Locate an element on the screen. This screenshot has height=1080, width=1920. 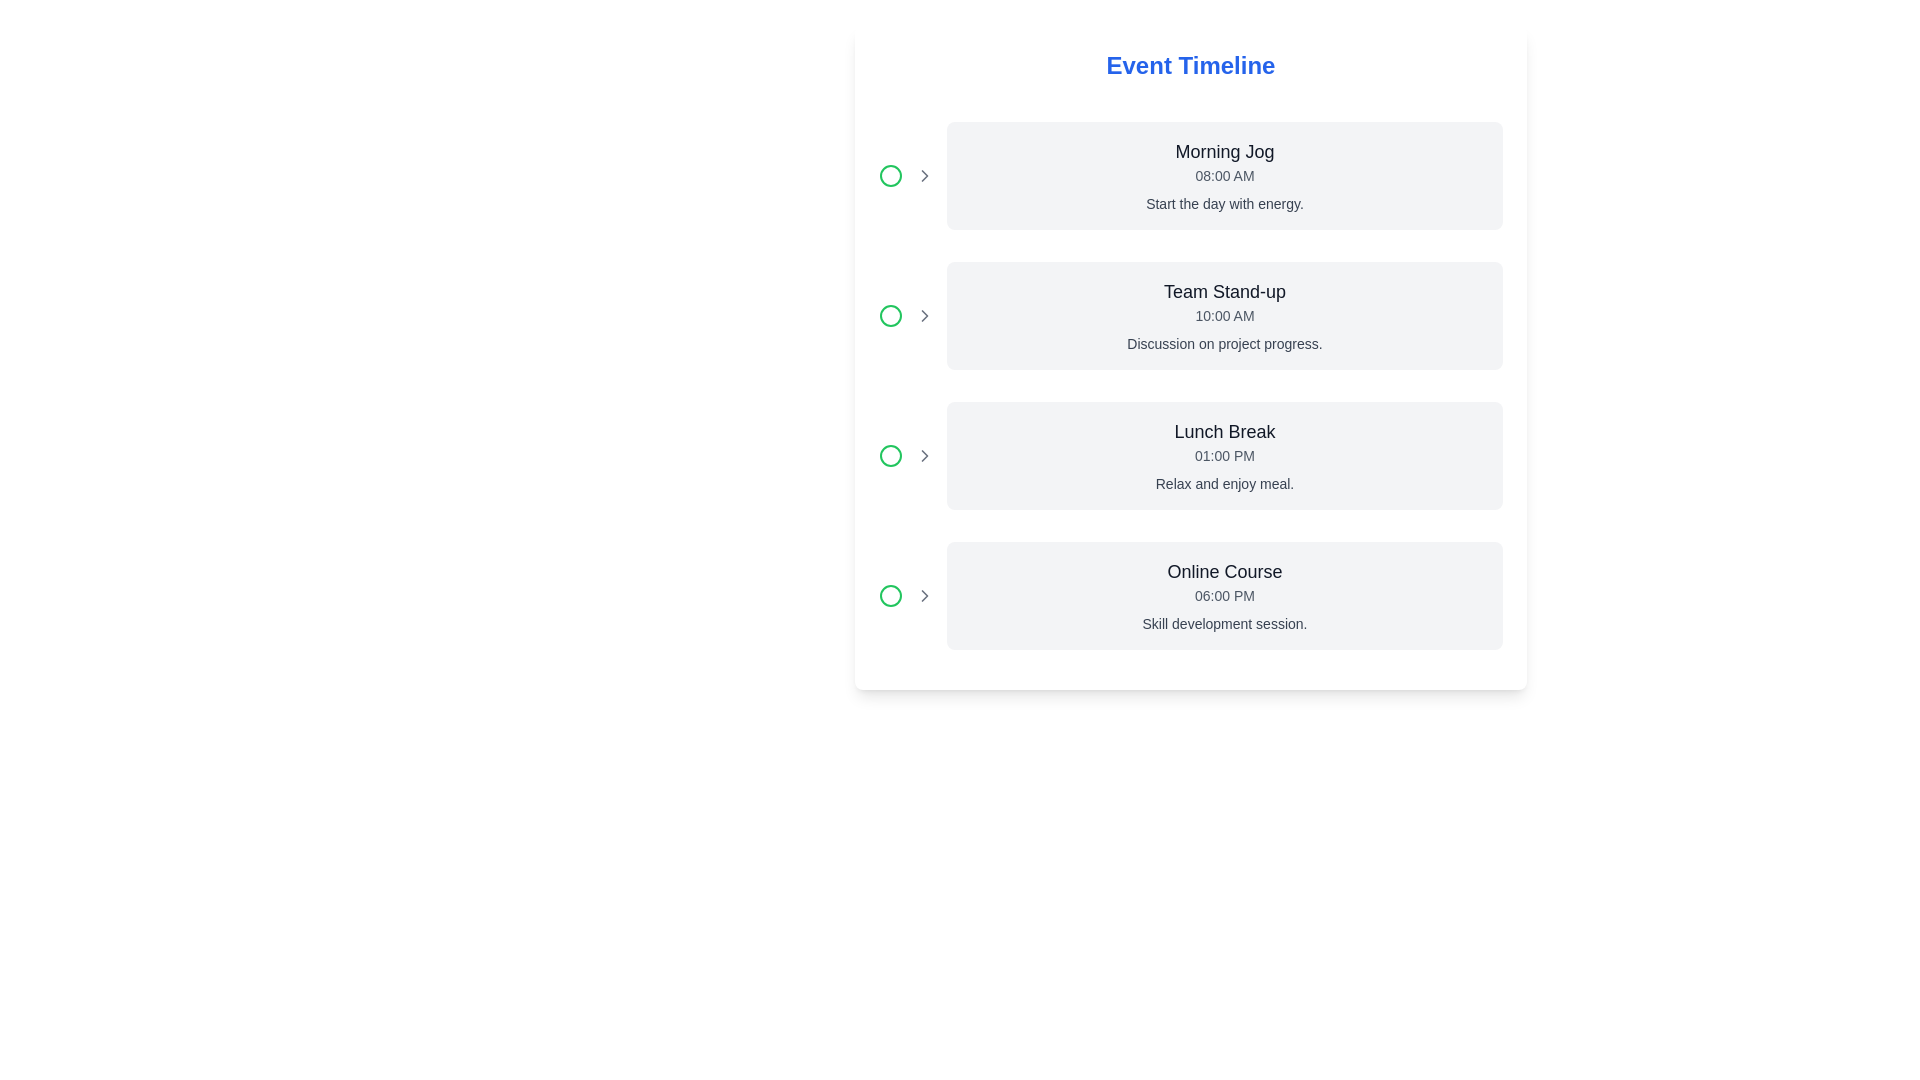
the text label at the top of the card that serves as the title or header for the event being described is located at coordinates (1223, 571).